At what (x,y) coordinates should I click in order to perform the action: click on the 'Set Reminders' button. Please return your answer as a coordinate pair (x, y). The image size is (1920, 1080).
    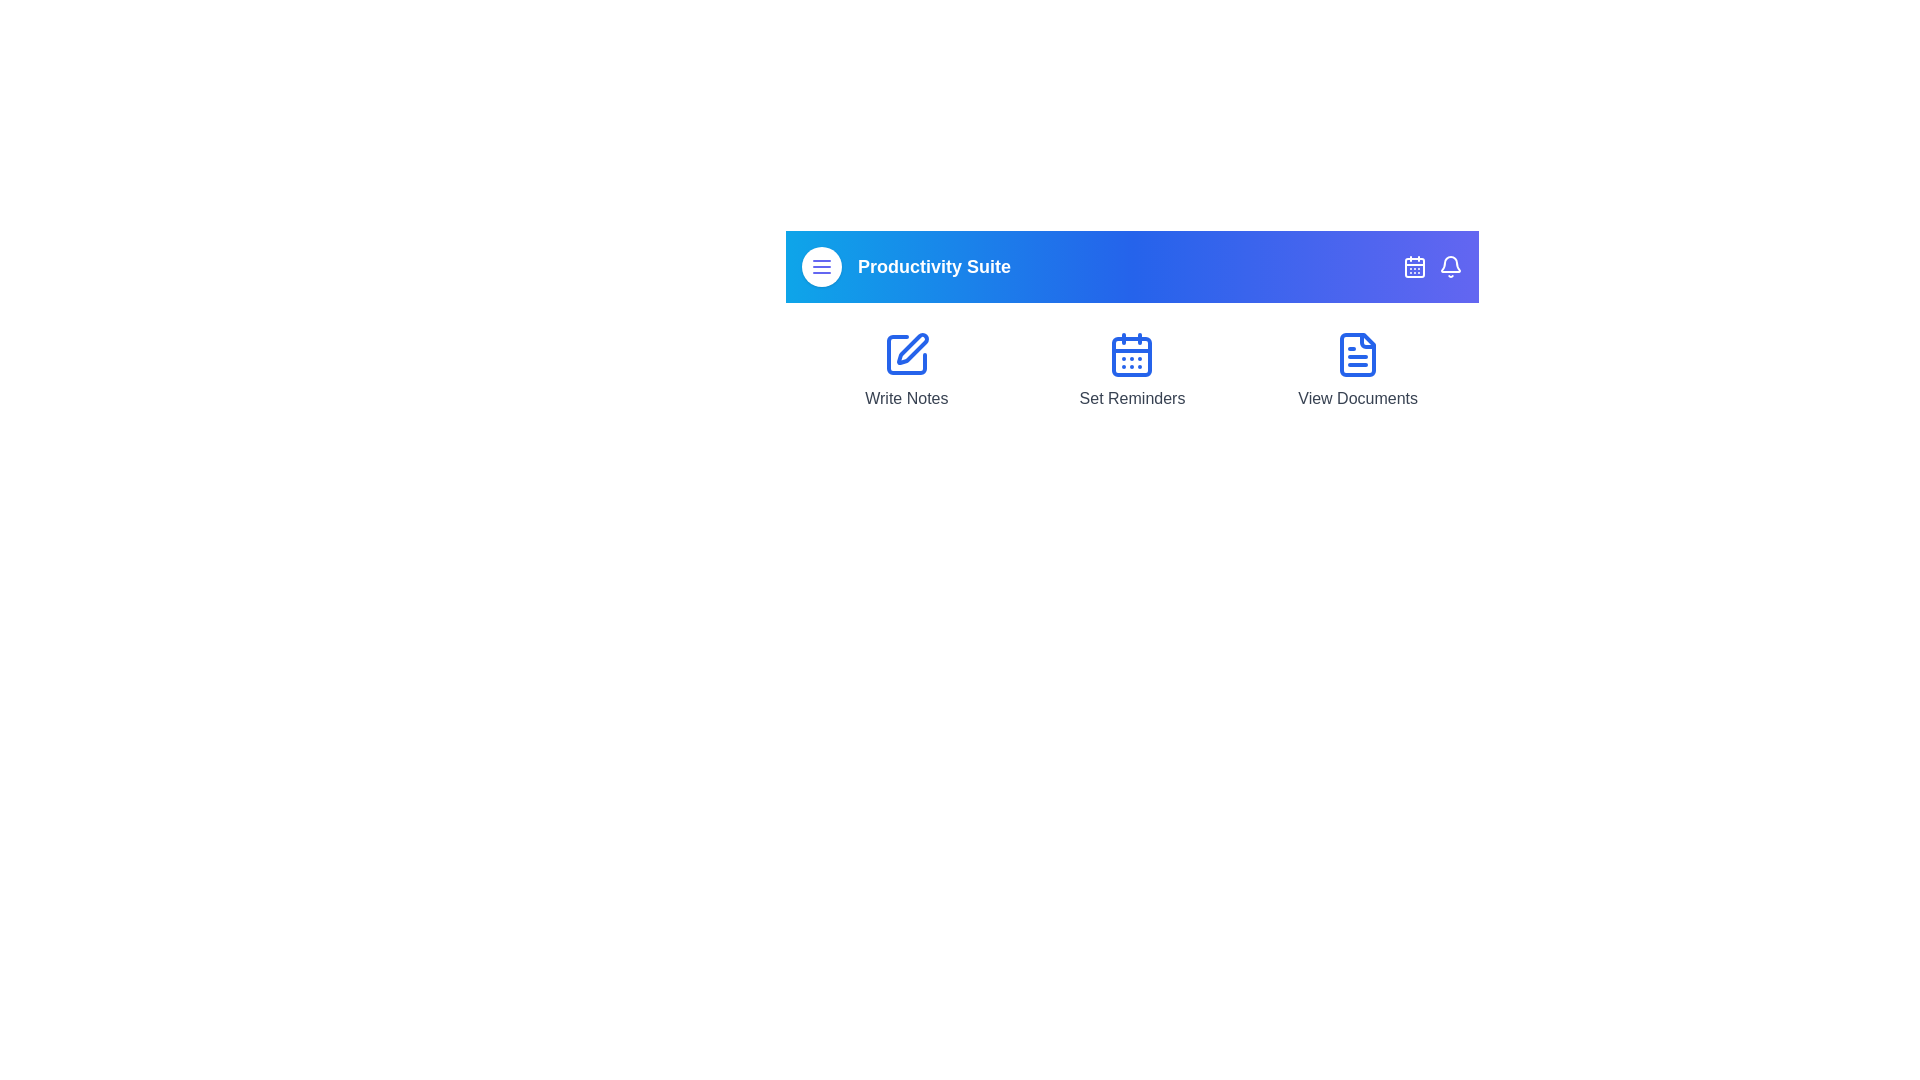
    Looking at the image, I should click on (1132, 370).